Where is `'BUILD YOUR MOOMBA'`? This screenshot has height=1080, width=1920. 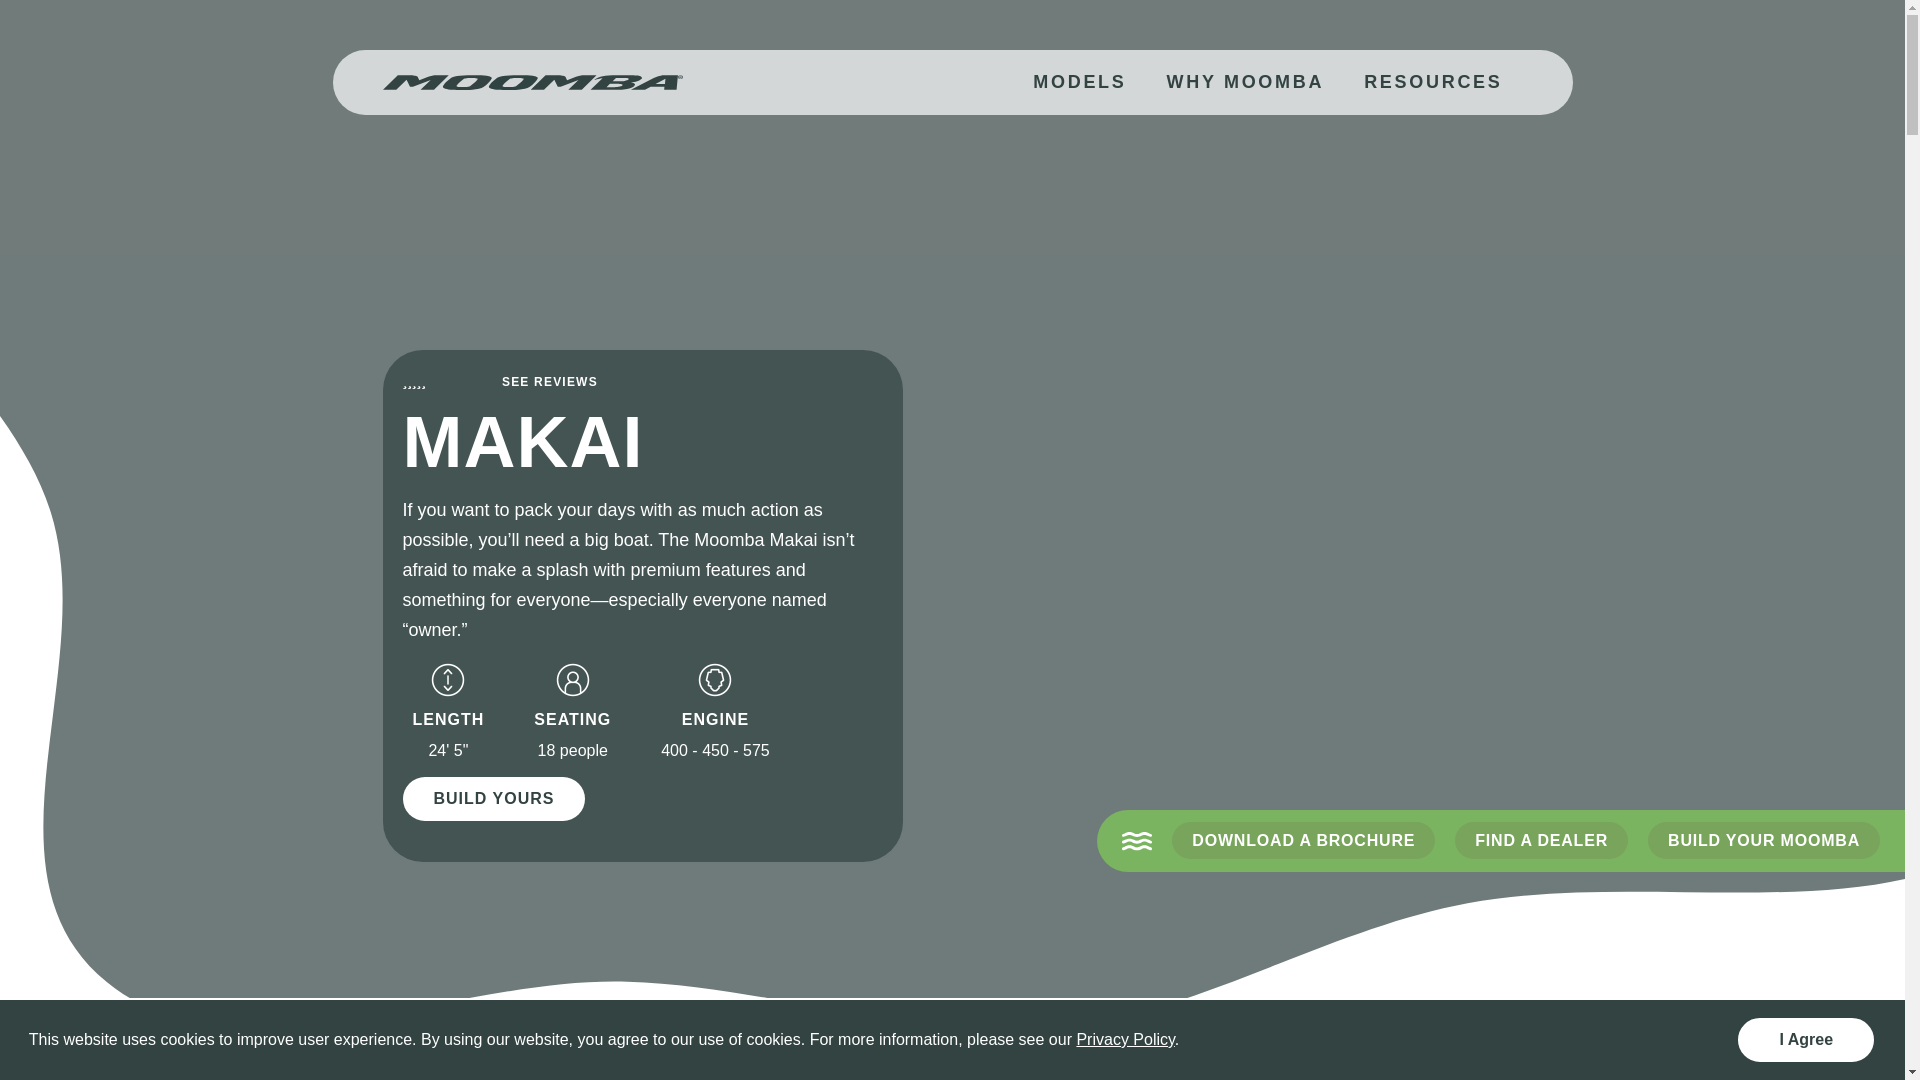
'BUILD YOUR MOOMBA' is located at coordinates (1647, 840).